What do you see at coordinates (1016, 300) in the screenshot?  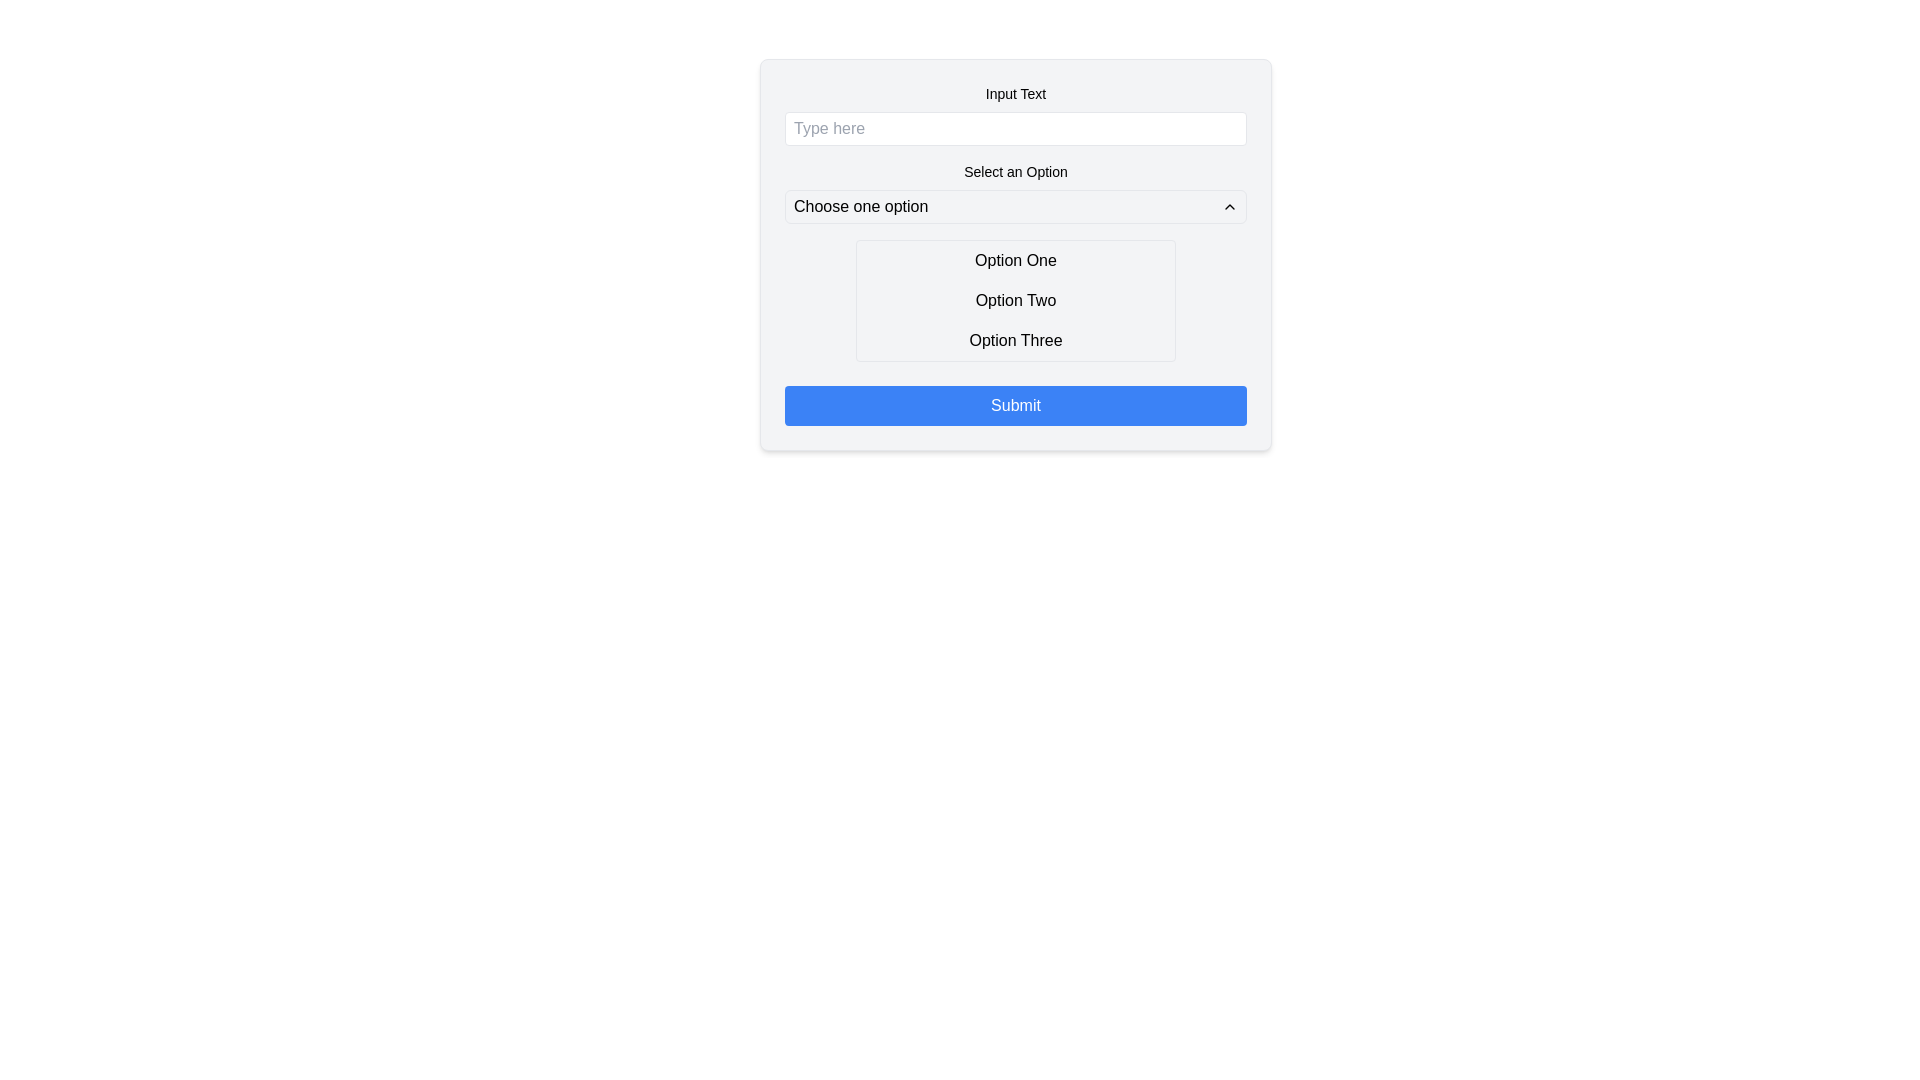 I see `the Options list located below the 'Choose one option' selector` at bounding box center [1016, 300].